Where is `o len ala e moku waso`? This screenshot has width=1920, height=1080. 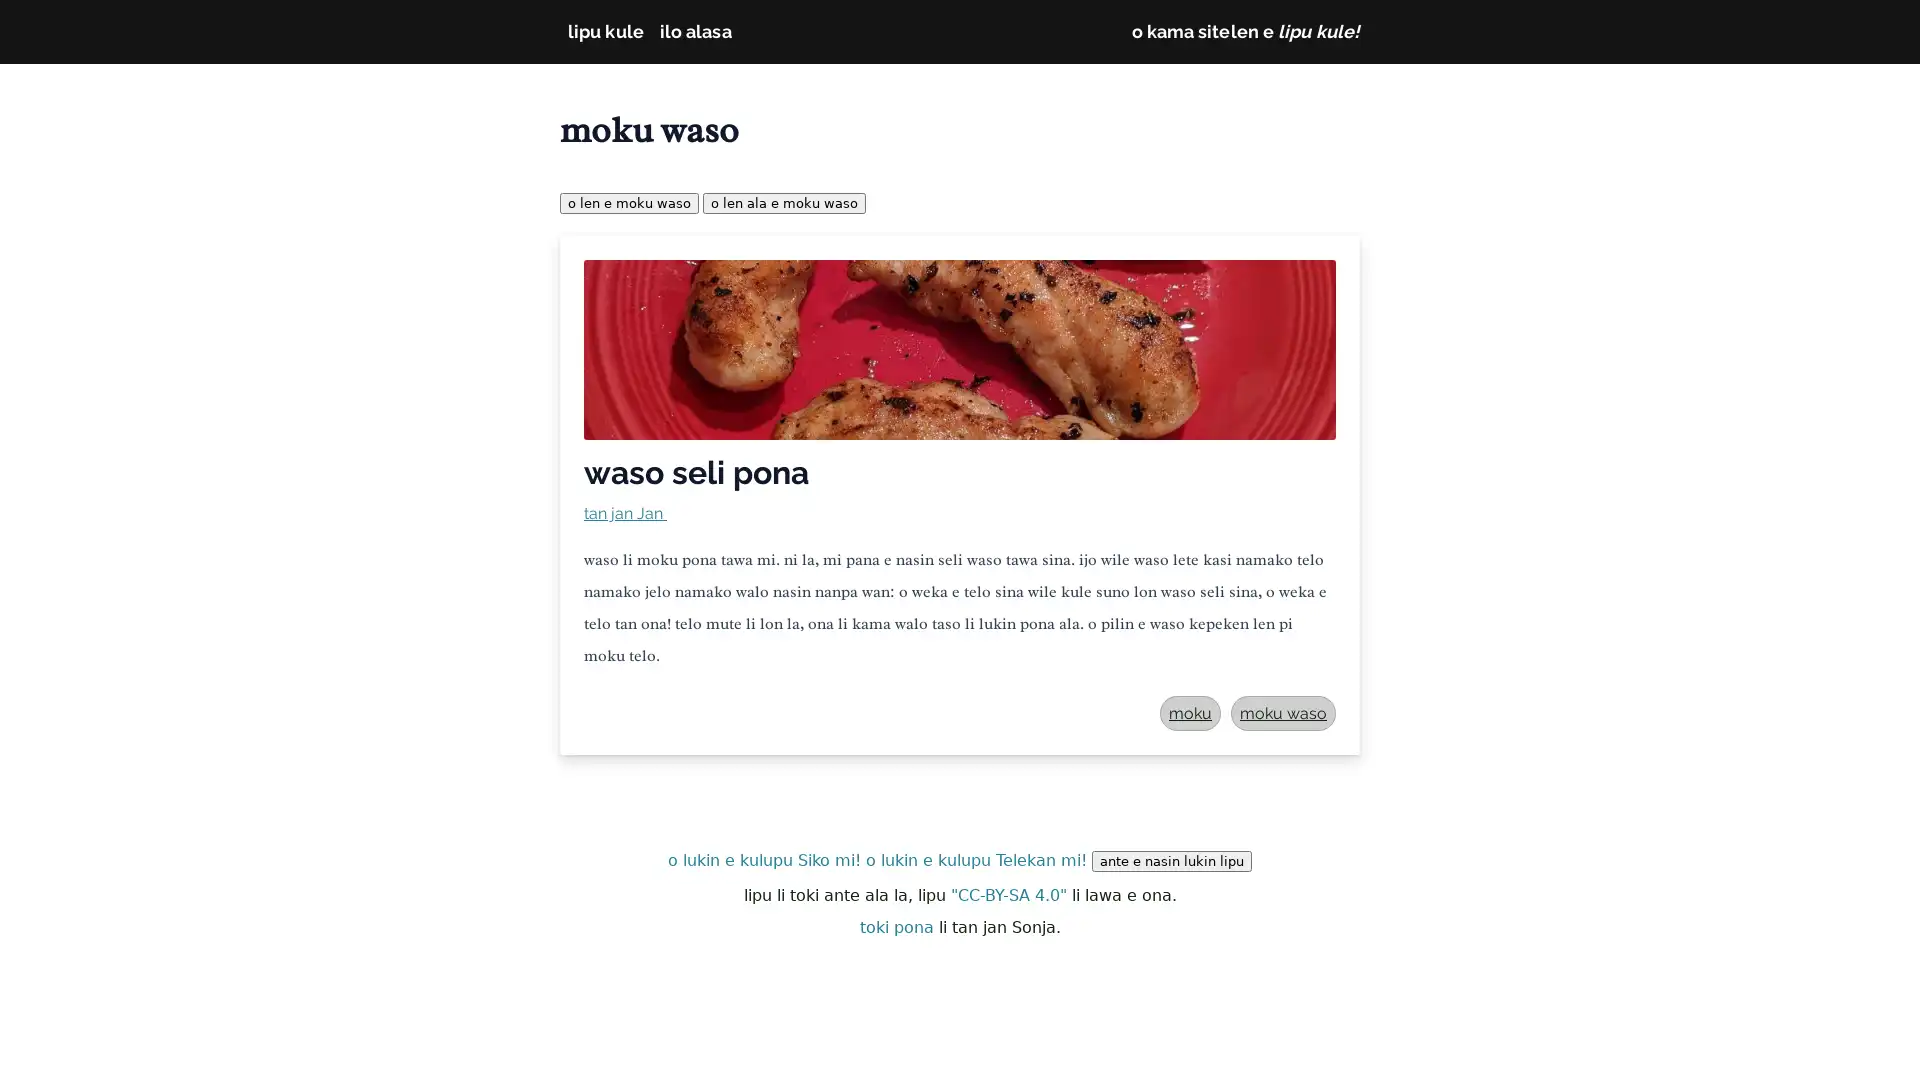 o len ala e moku waso is located at coordinates (783, 203).